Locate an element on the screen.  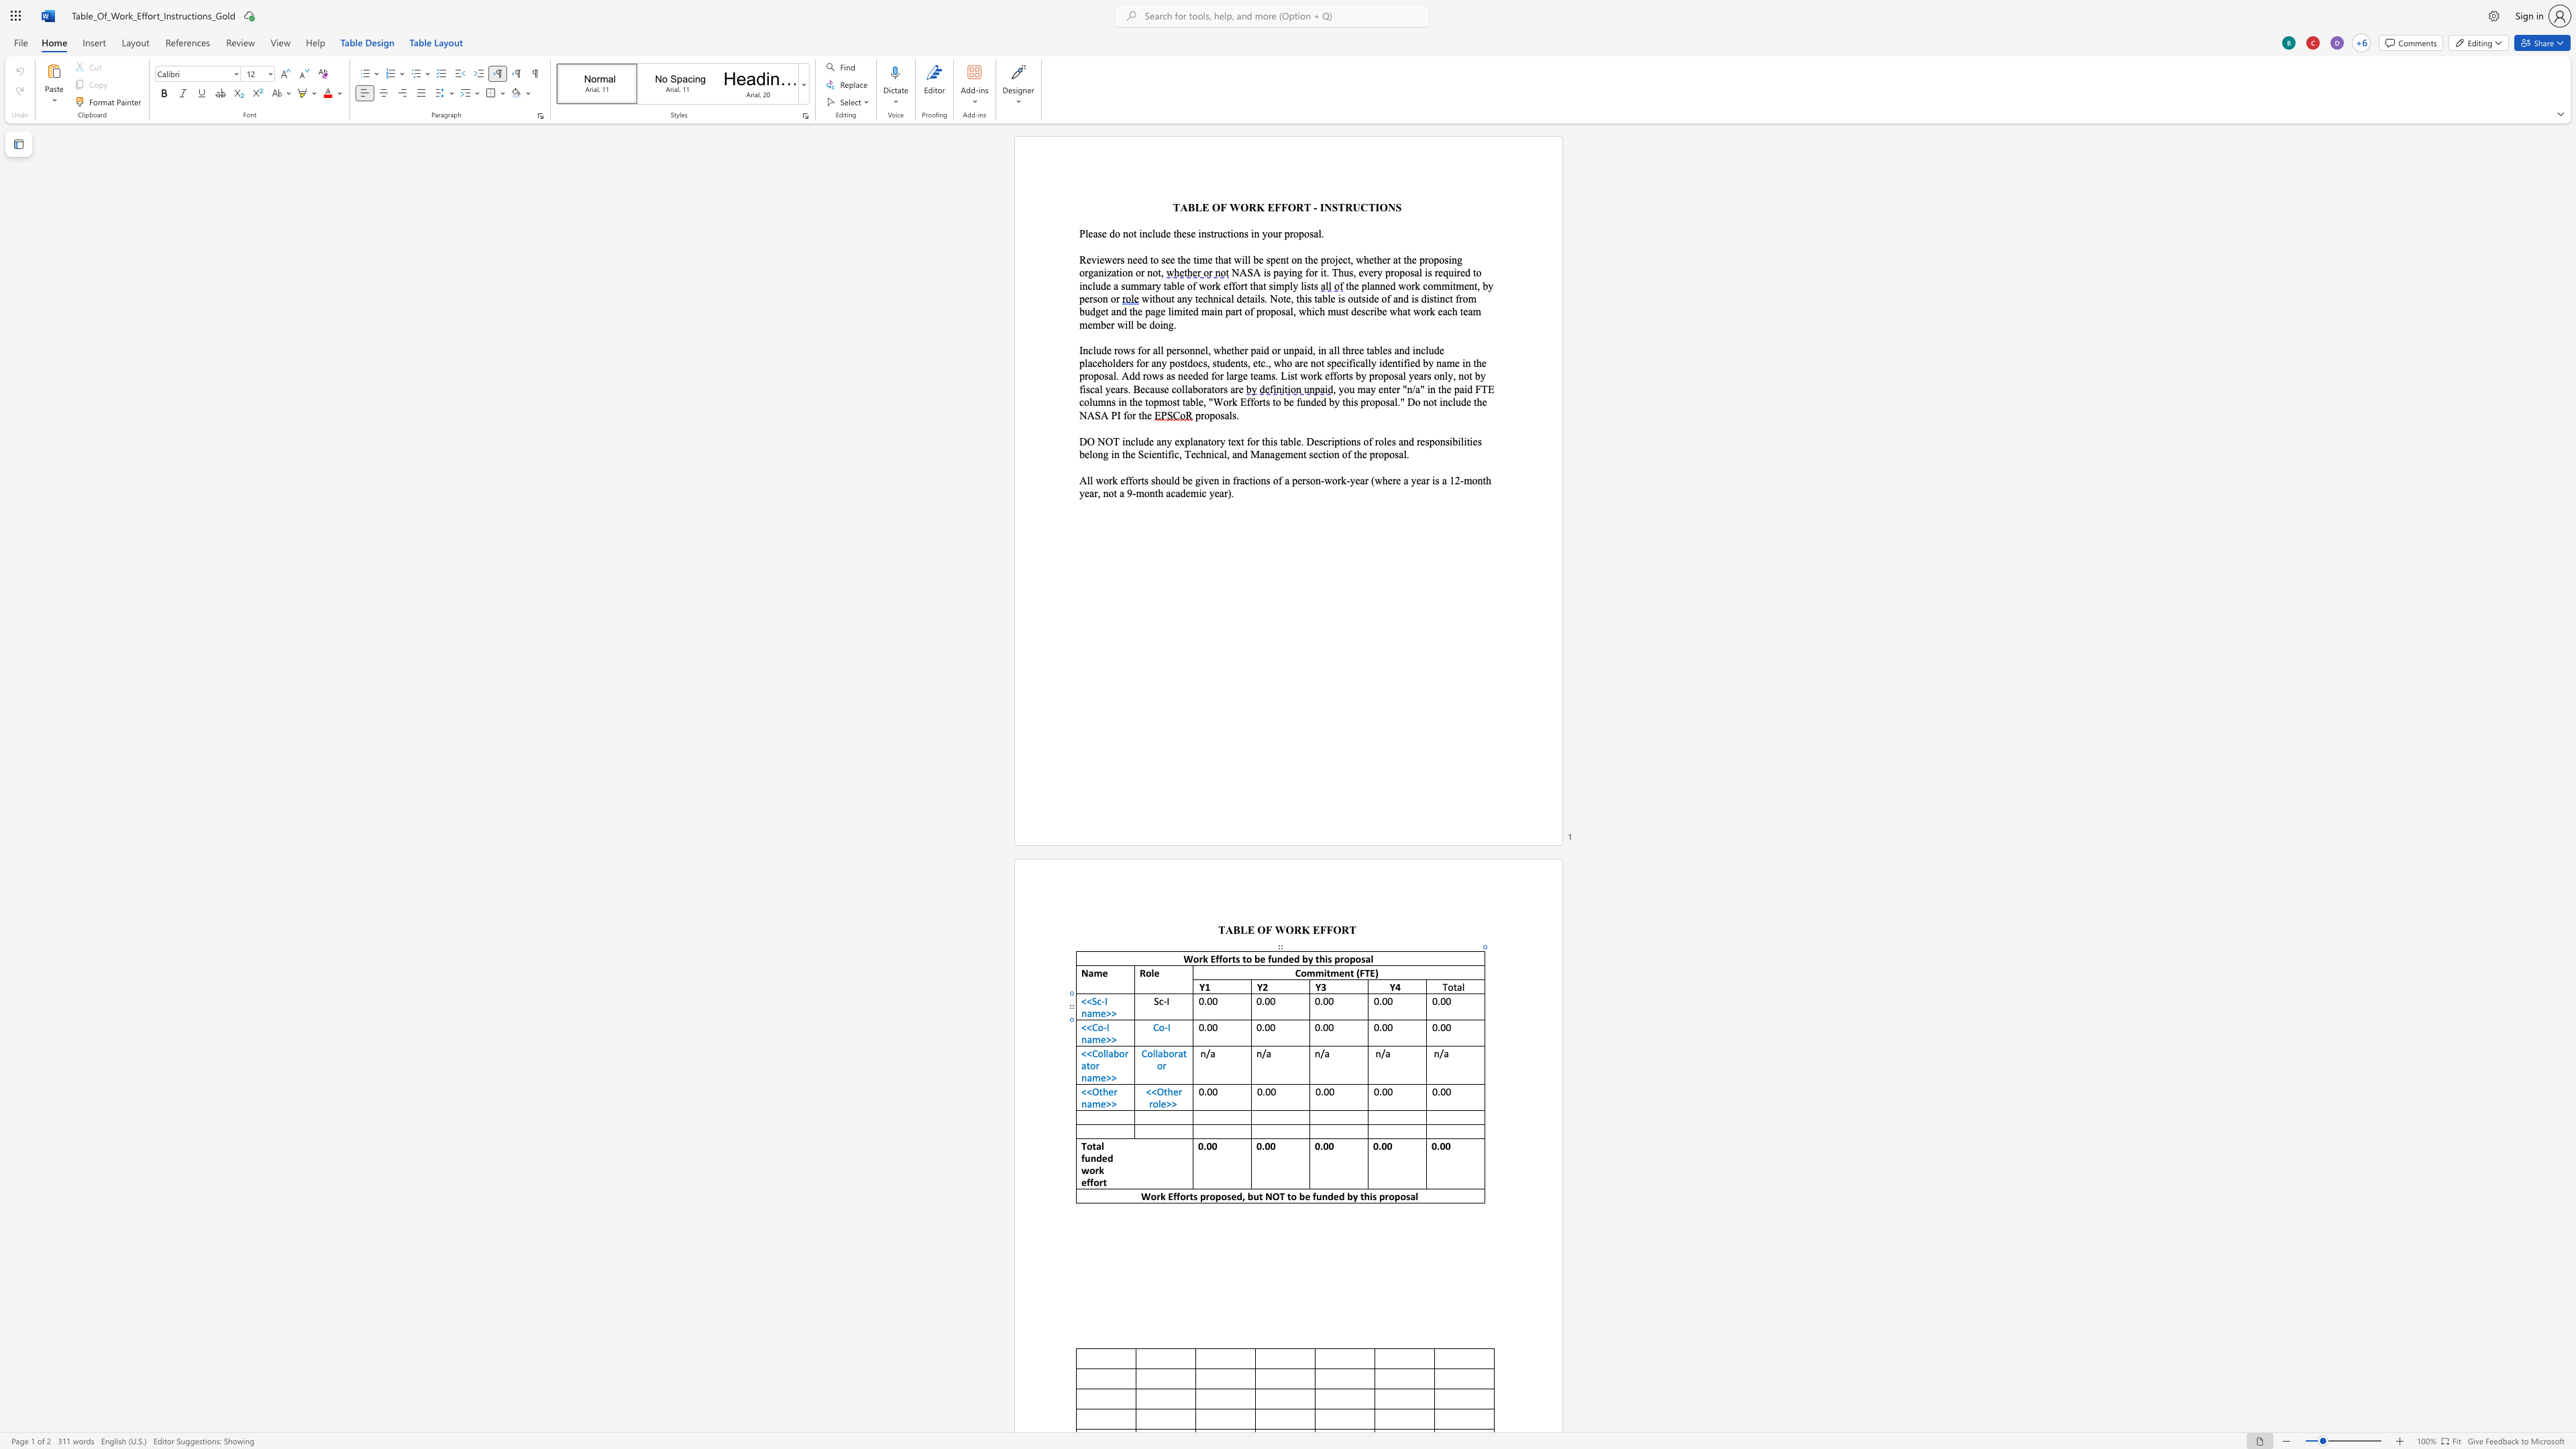
the space between the continuous character "b" and "o" in the text is located at coordinates (1119, 1053).